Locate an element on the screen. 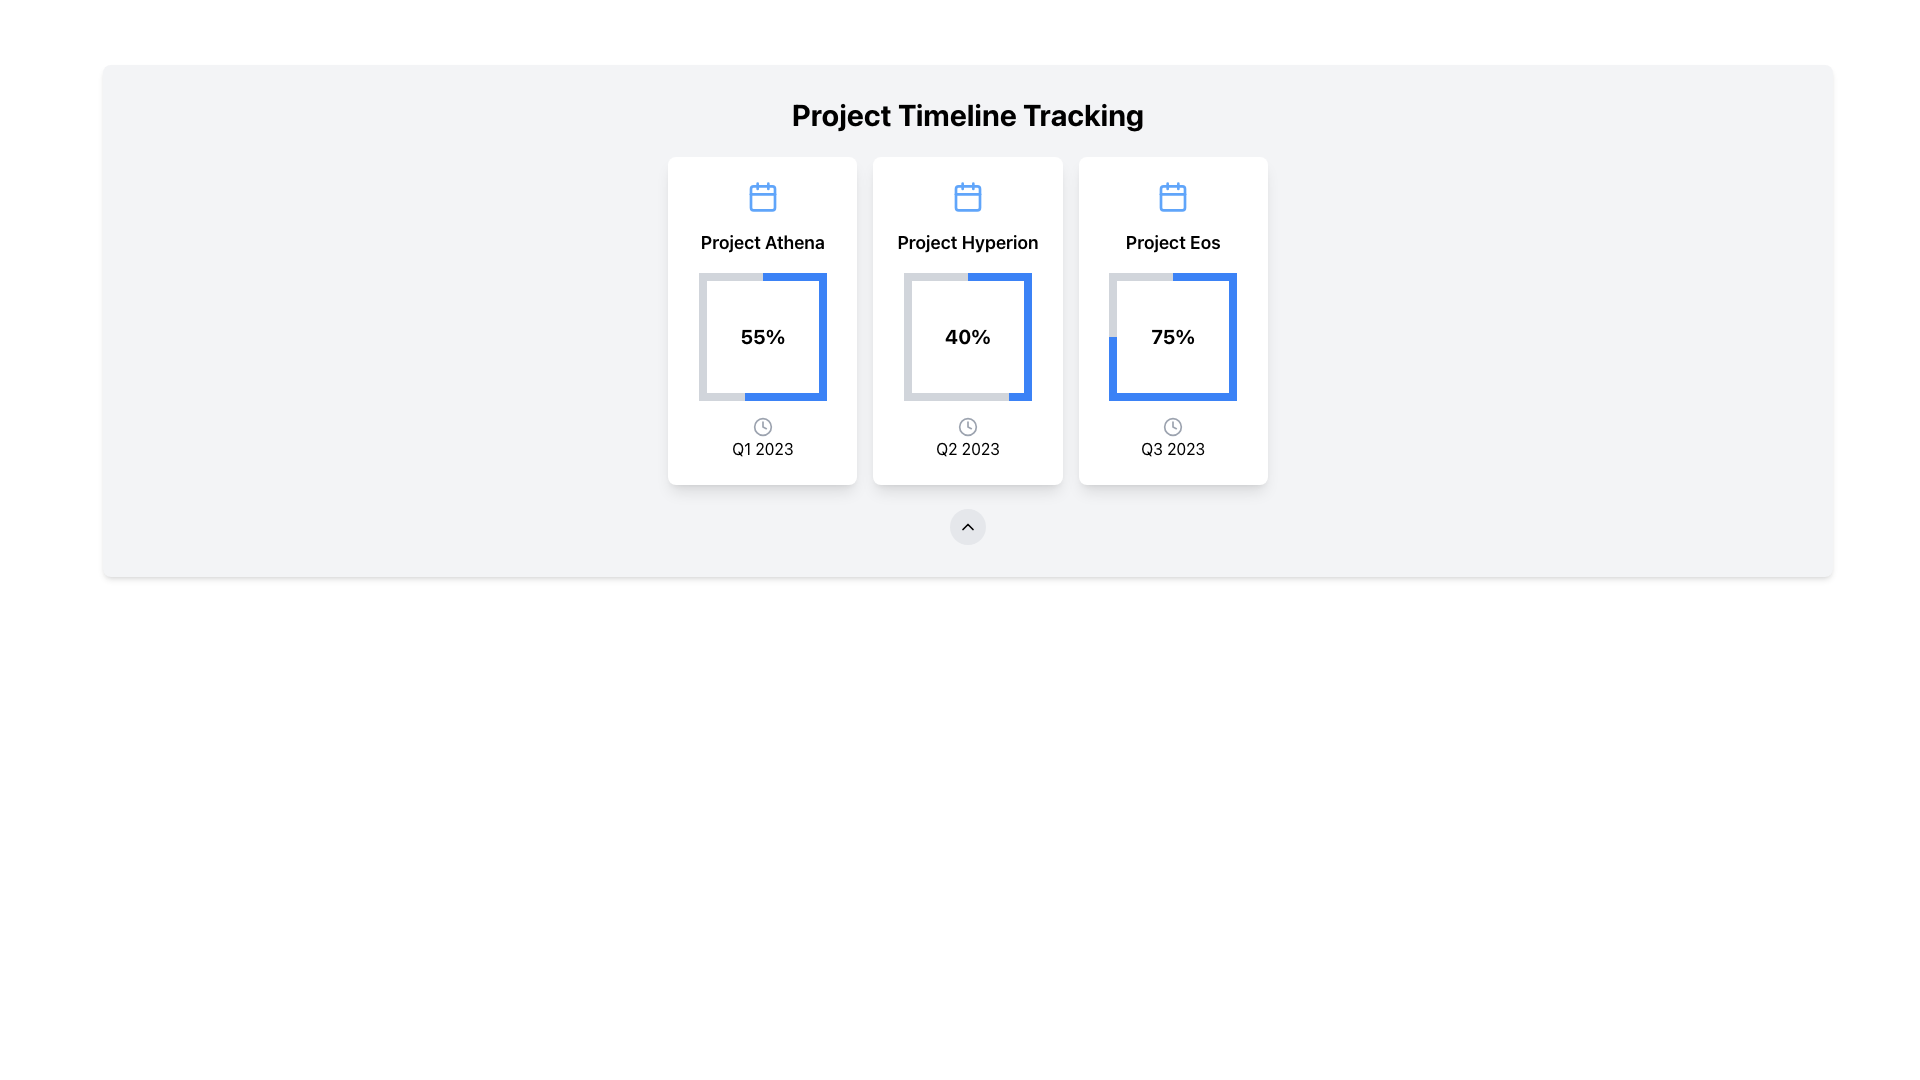  the graphical component inside the calendar icon located in the second card of the visual interface is located at coordinates (968, 197).